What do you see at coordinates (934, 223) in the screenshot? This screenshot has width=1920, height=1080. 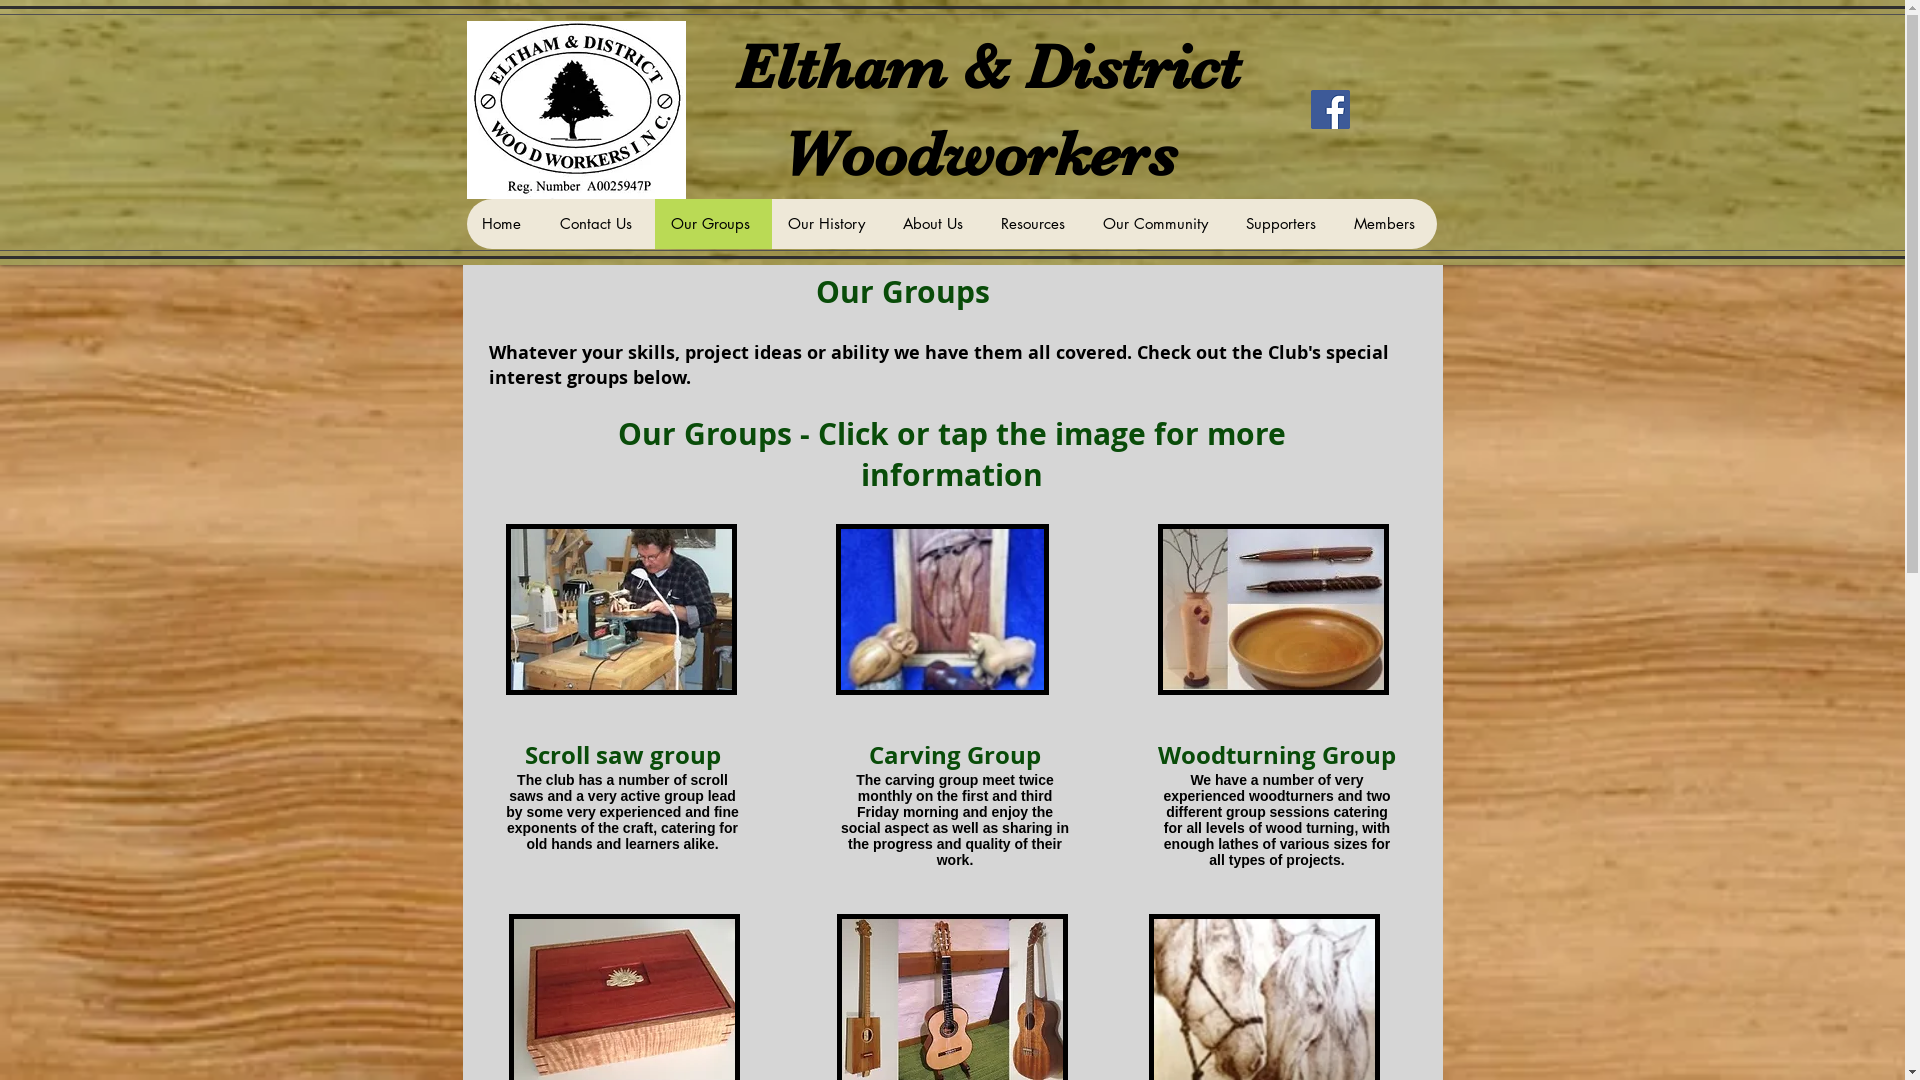 I see `'About Us'` at bounding box center [934, 223].